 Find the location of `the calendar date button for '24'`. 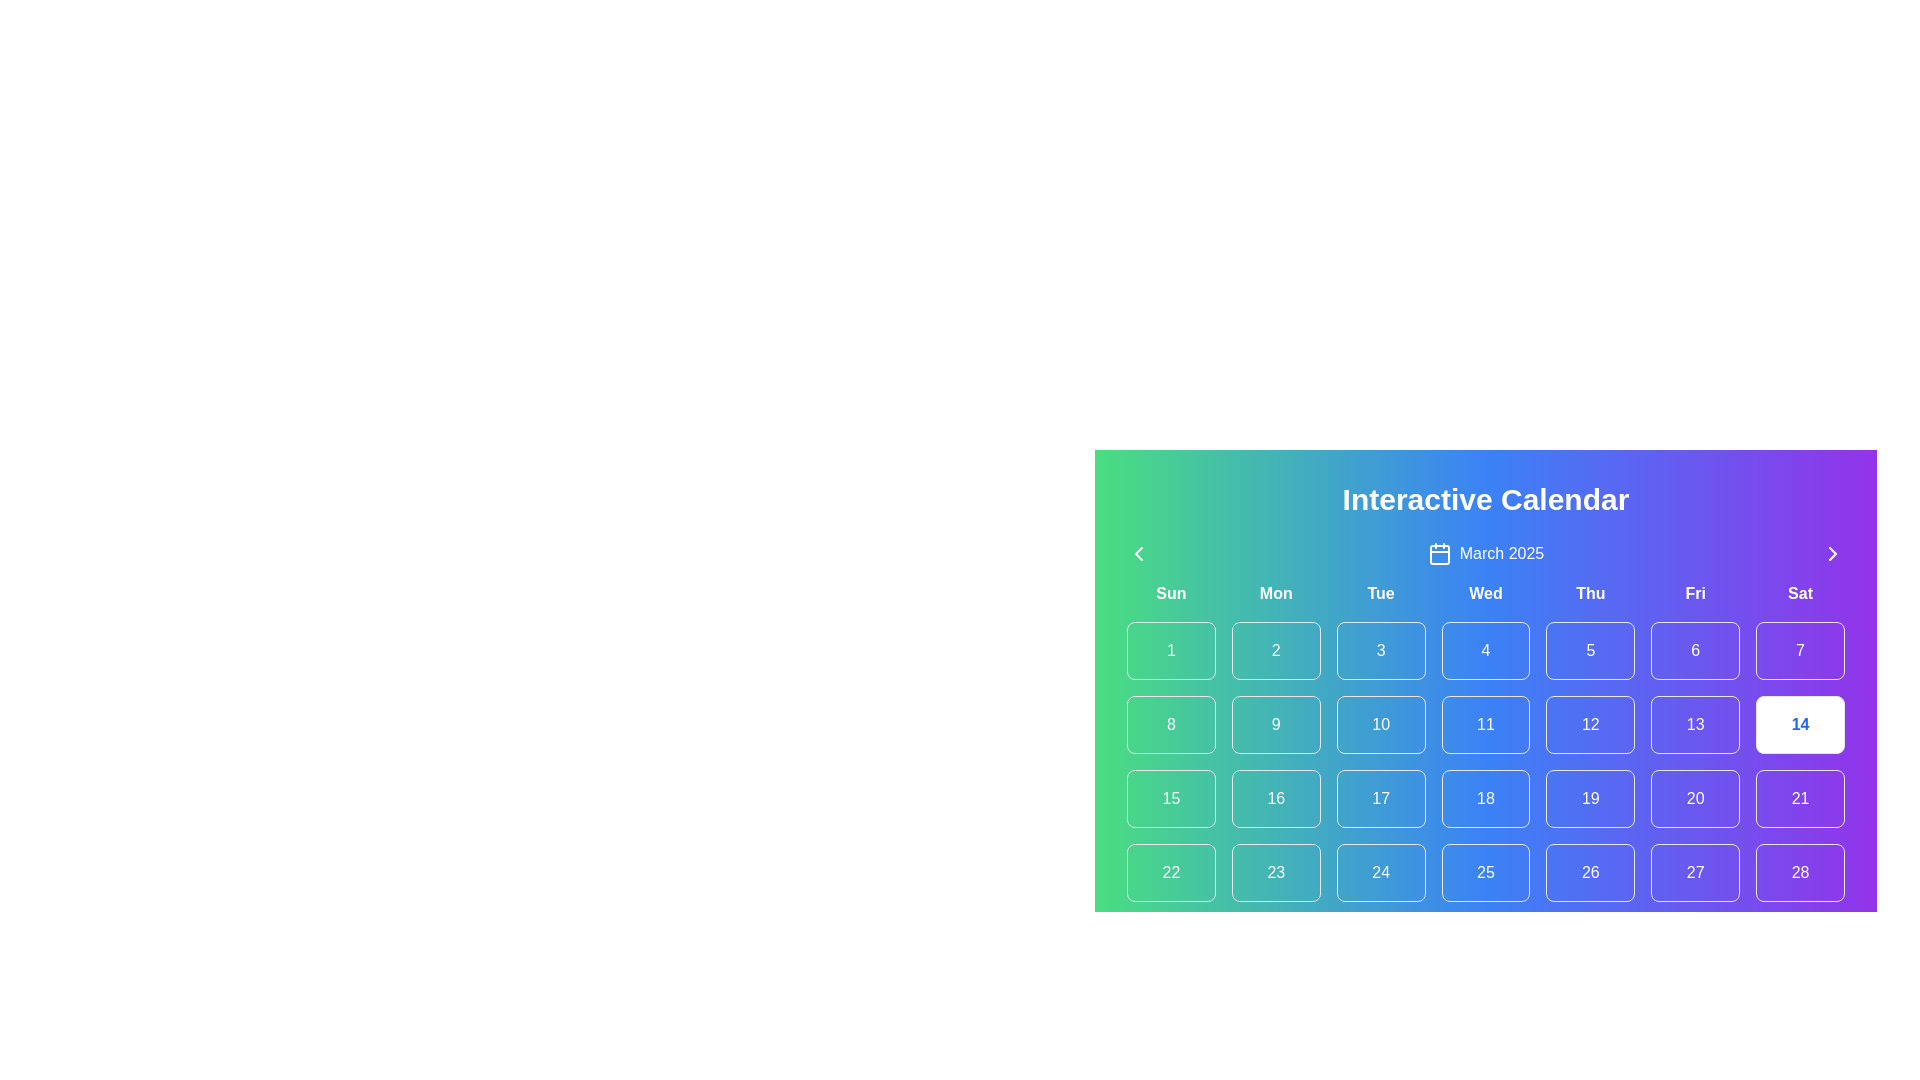

the calendar date button for '24' is located at coordinates (1380, 871).